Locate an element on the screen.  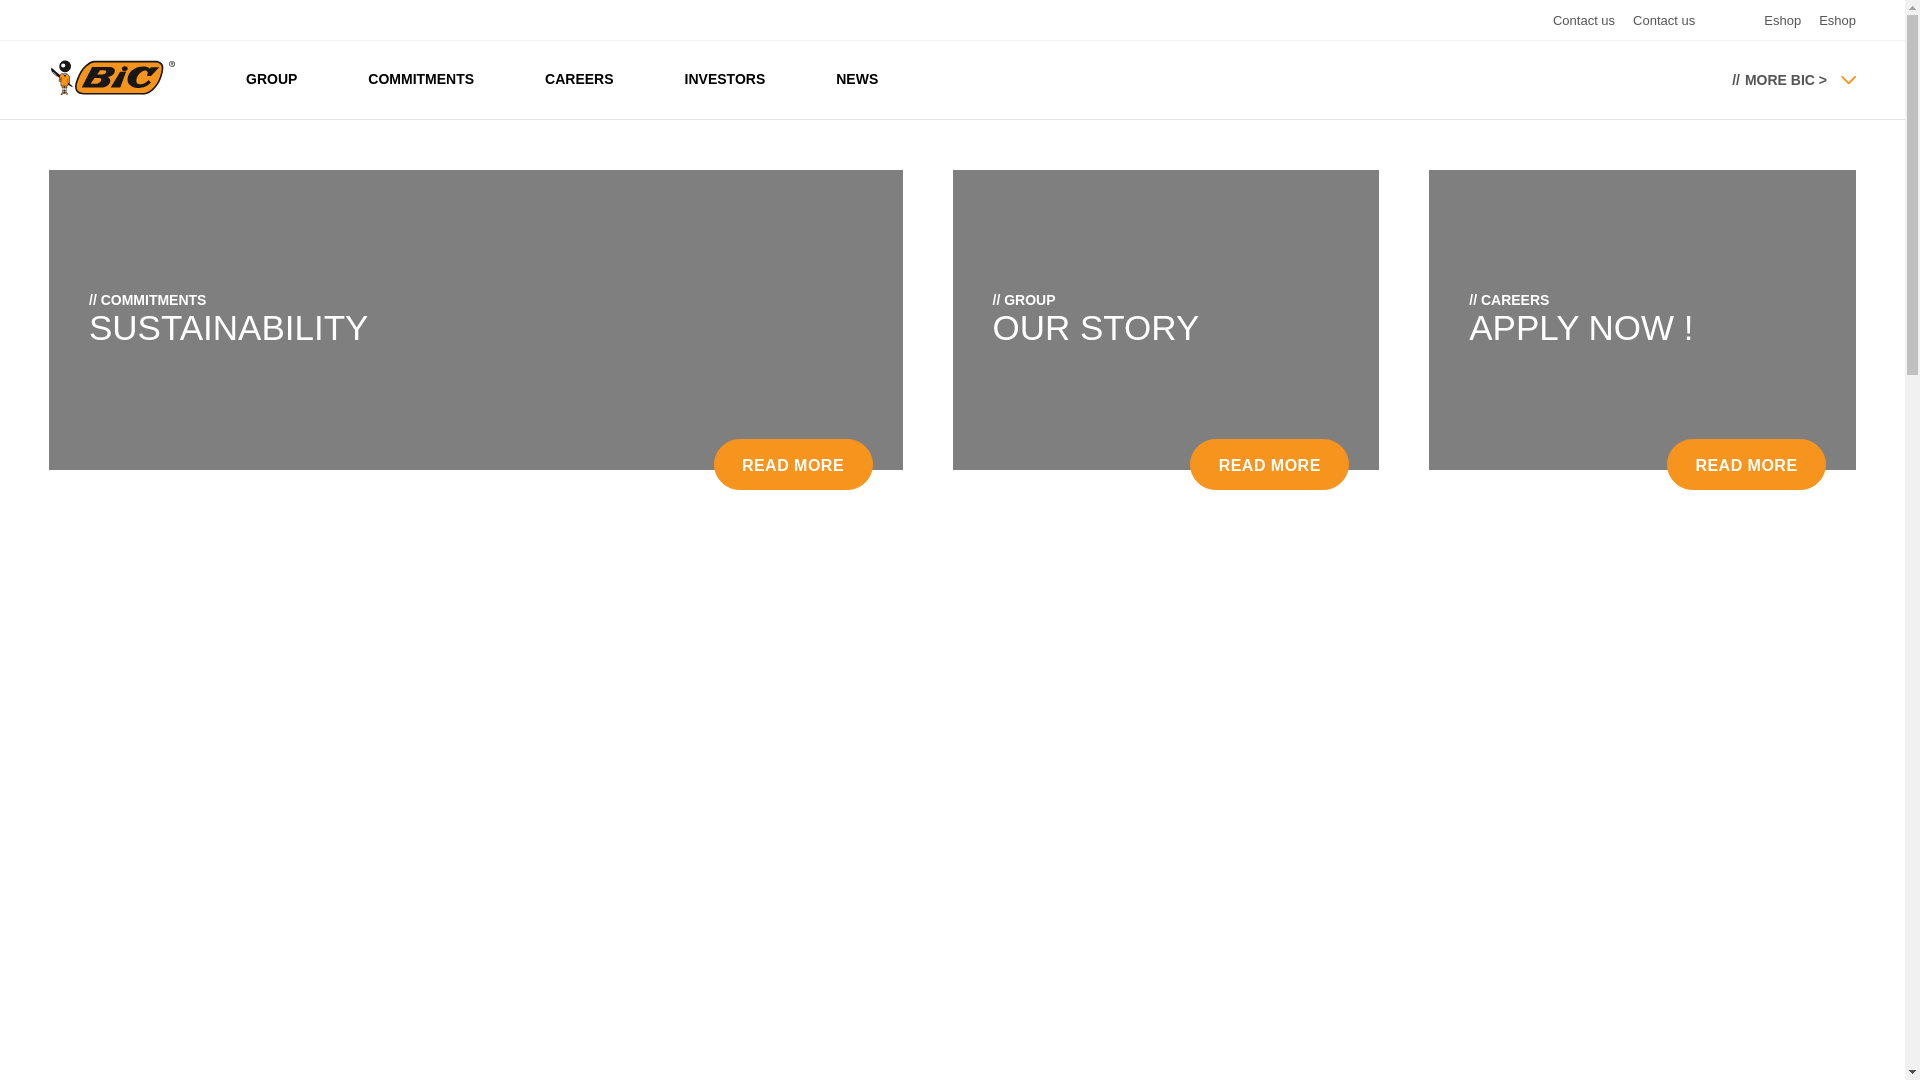
'NEWS' is located at coordinates (857, 78).